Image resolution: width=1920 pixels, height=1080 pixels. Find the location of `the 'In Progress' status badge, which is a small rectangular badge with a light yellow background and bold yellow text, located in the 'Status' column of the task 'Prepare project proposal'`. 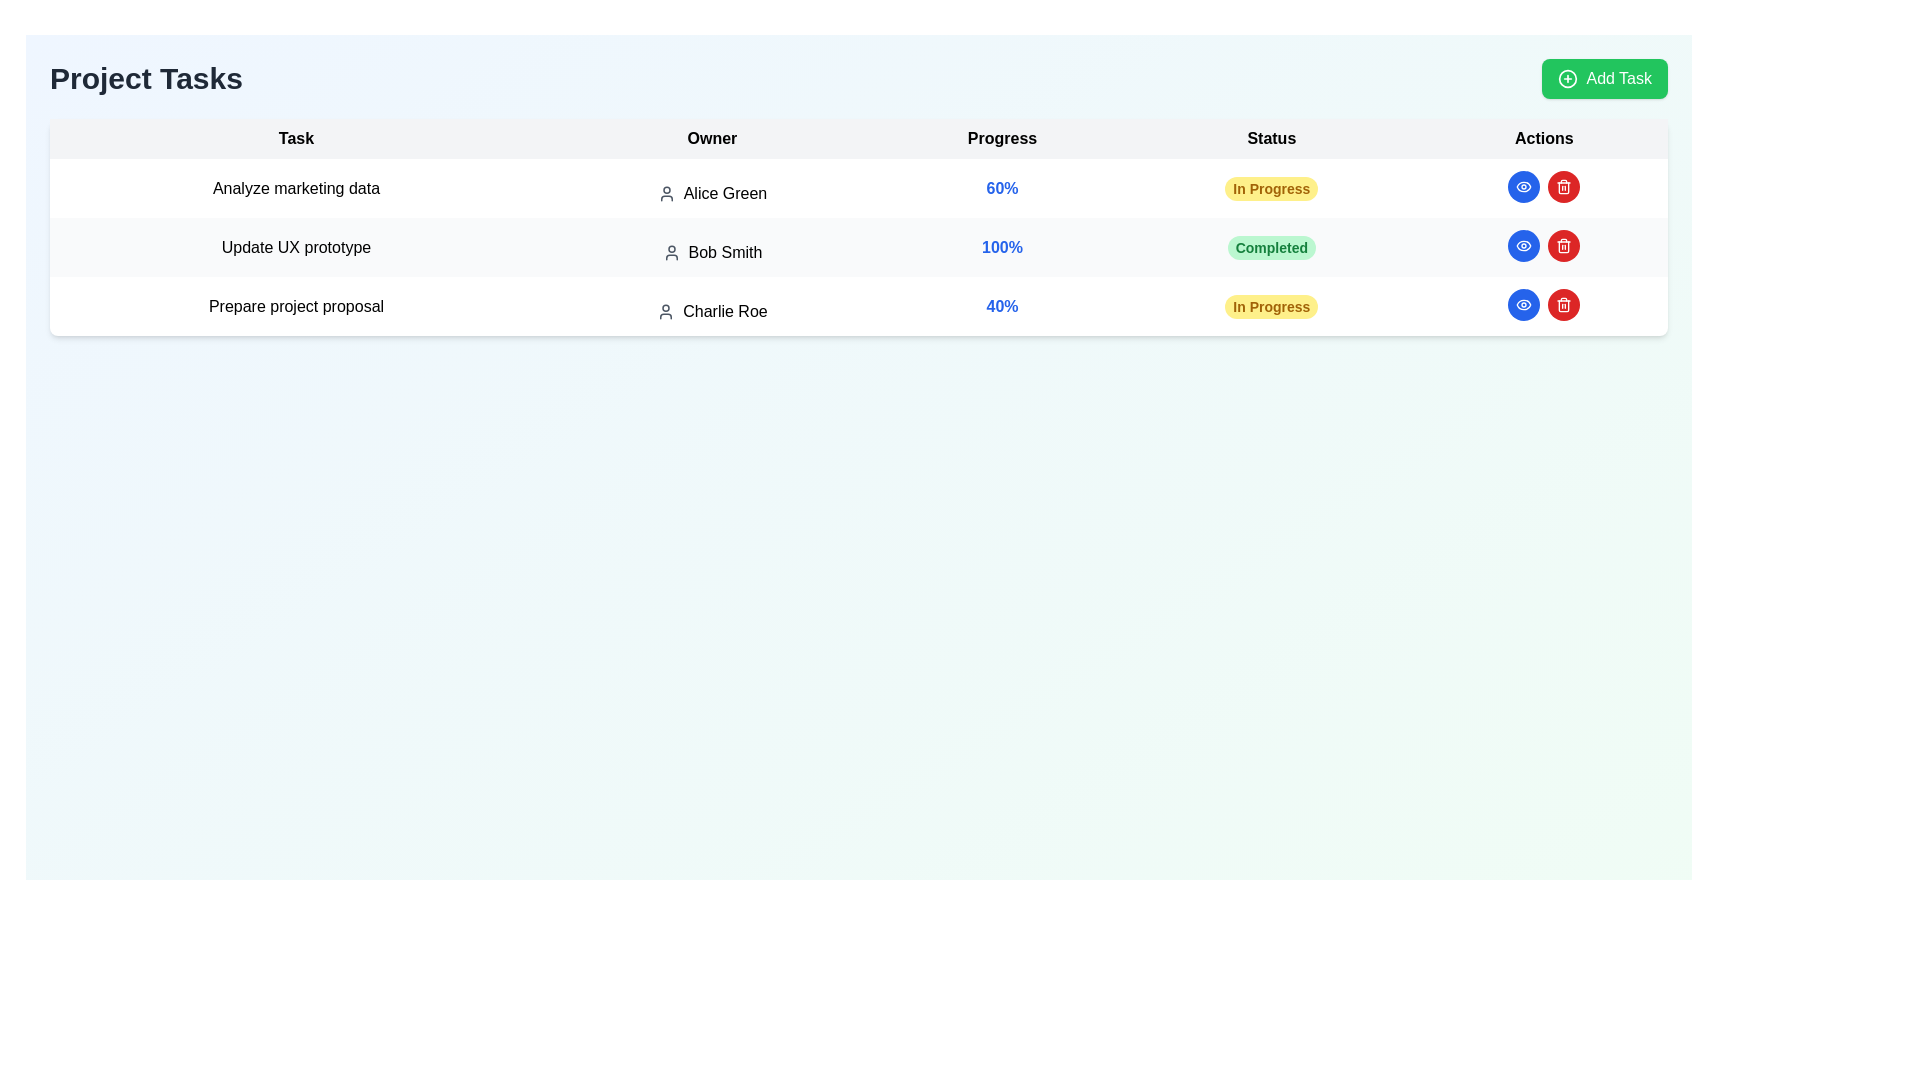

the 'In Progress' status badge, which is a small rectangular badge with a light yellow background and bold yellow text, located in the 'Status' column of the task 'Prepare project proposal' is located at coordinates (1270, 306).